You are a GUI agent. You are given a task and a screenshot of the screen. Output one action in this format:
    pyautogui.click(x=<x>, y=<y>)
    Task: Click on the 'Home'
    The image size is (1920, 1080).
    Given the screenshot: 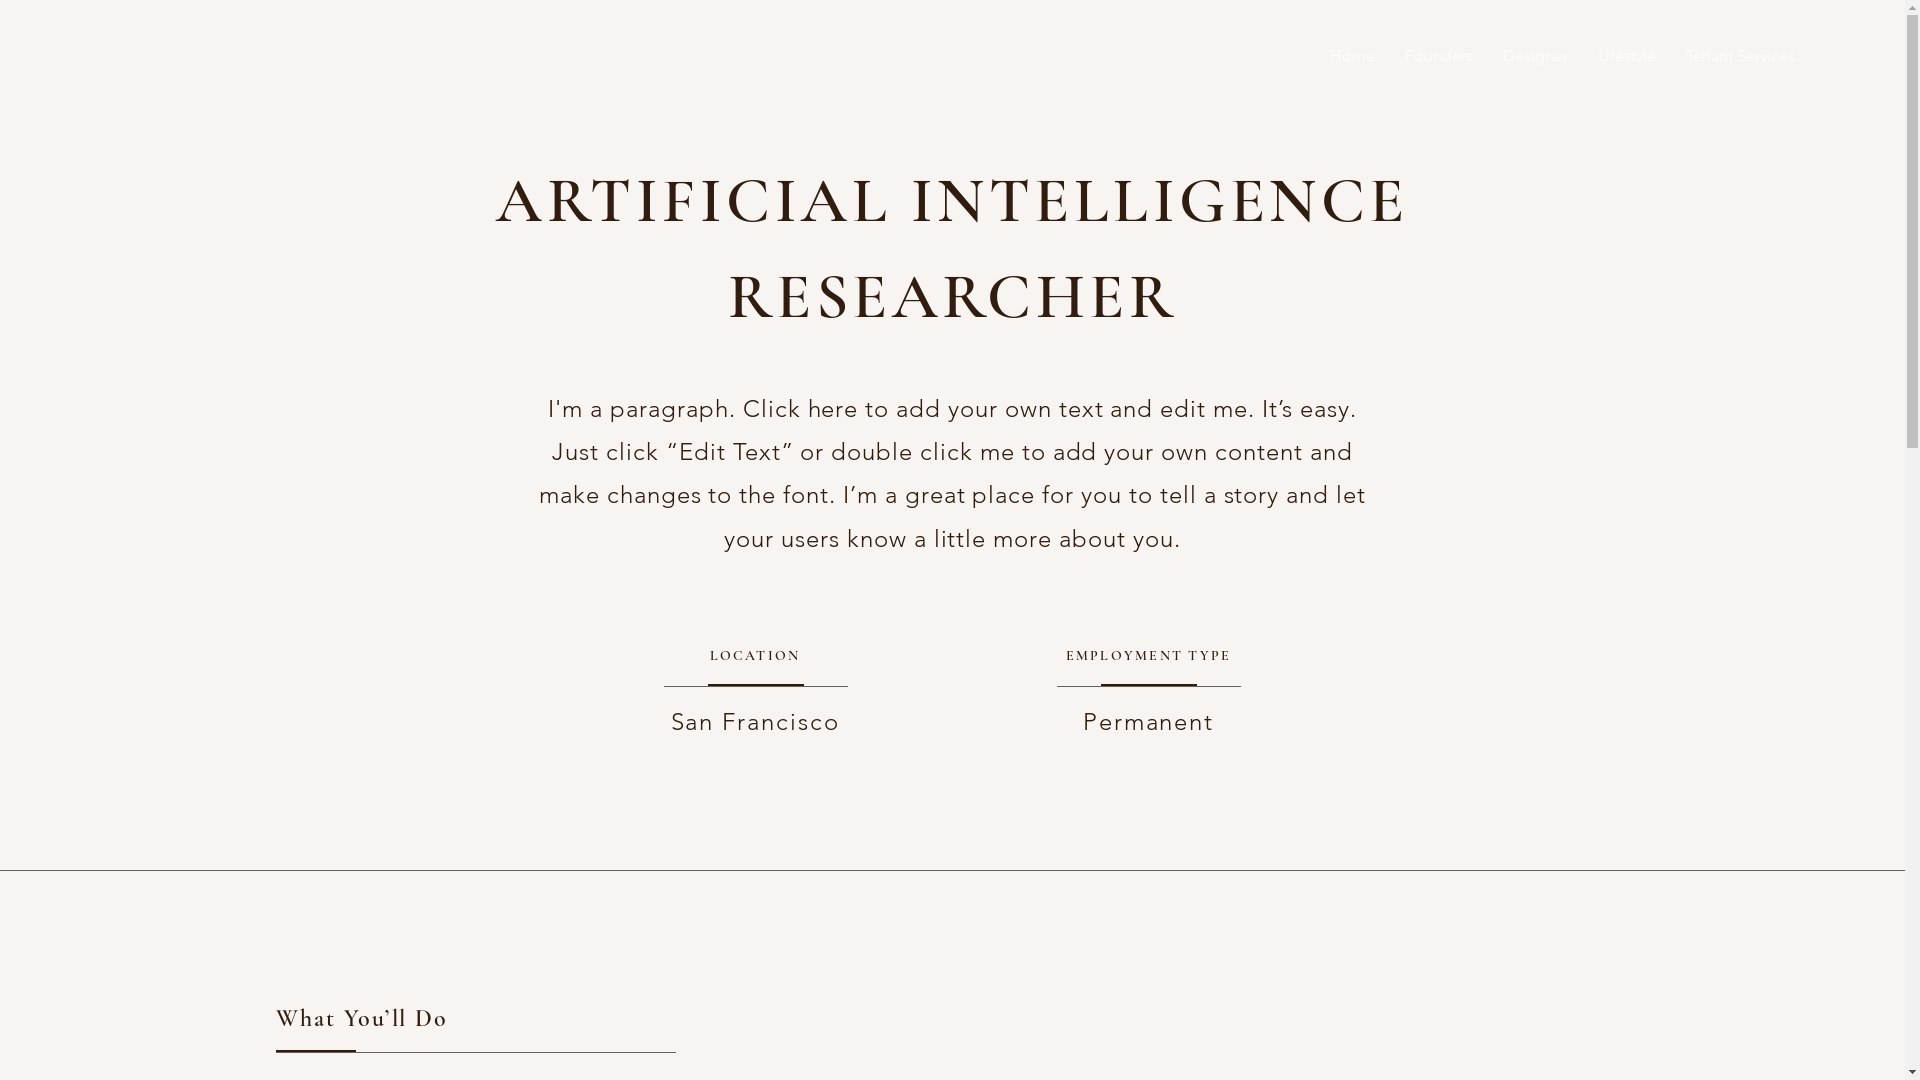 What is the action you would take?
    pyautogui.click(x=1352, y=55)
    